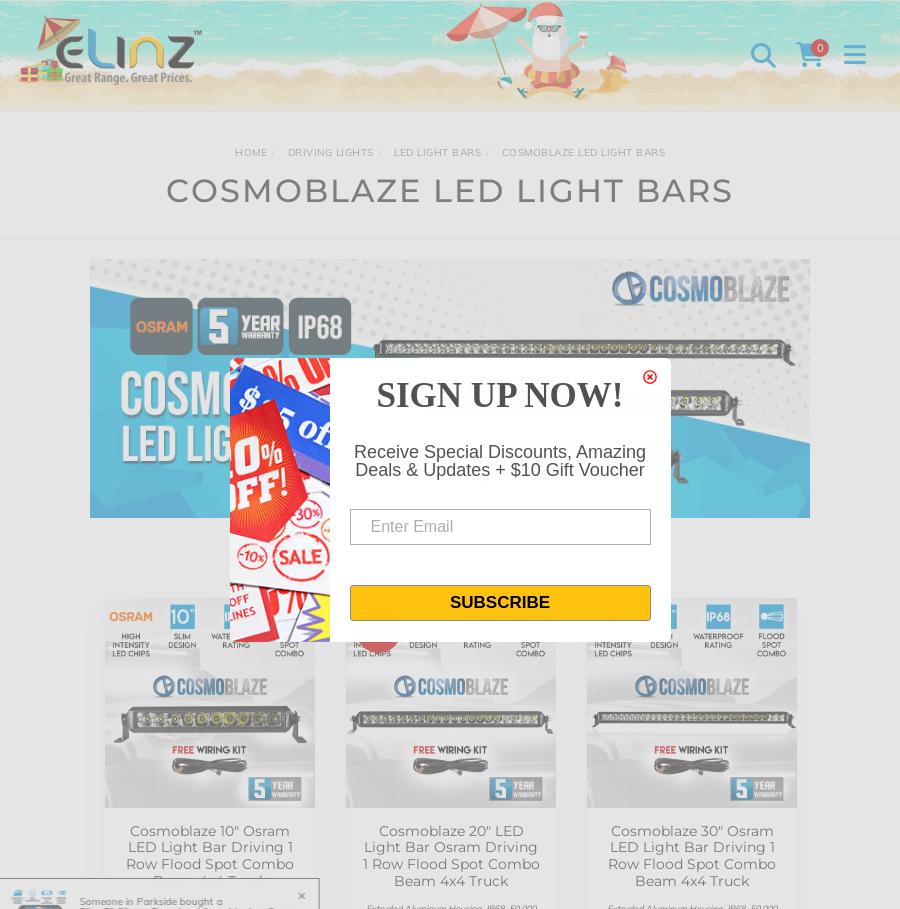 This screenshot has width=900, height=909. I want to click on 'Someone in', so click(89, 900).